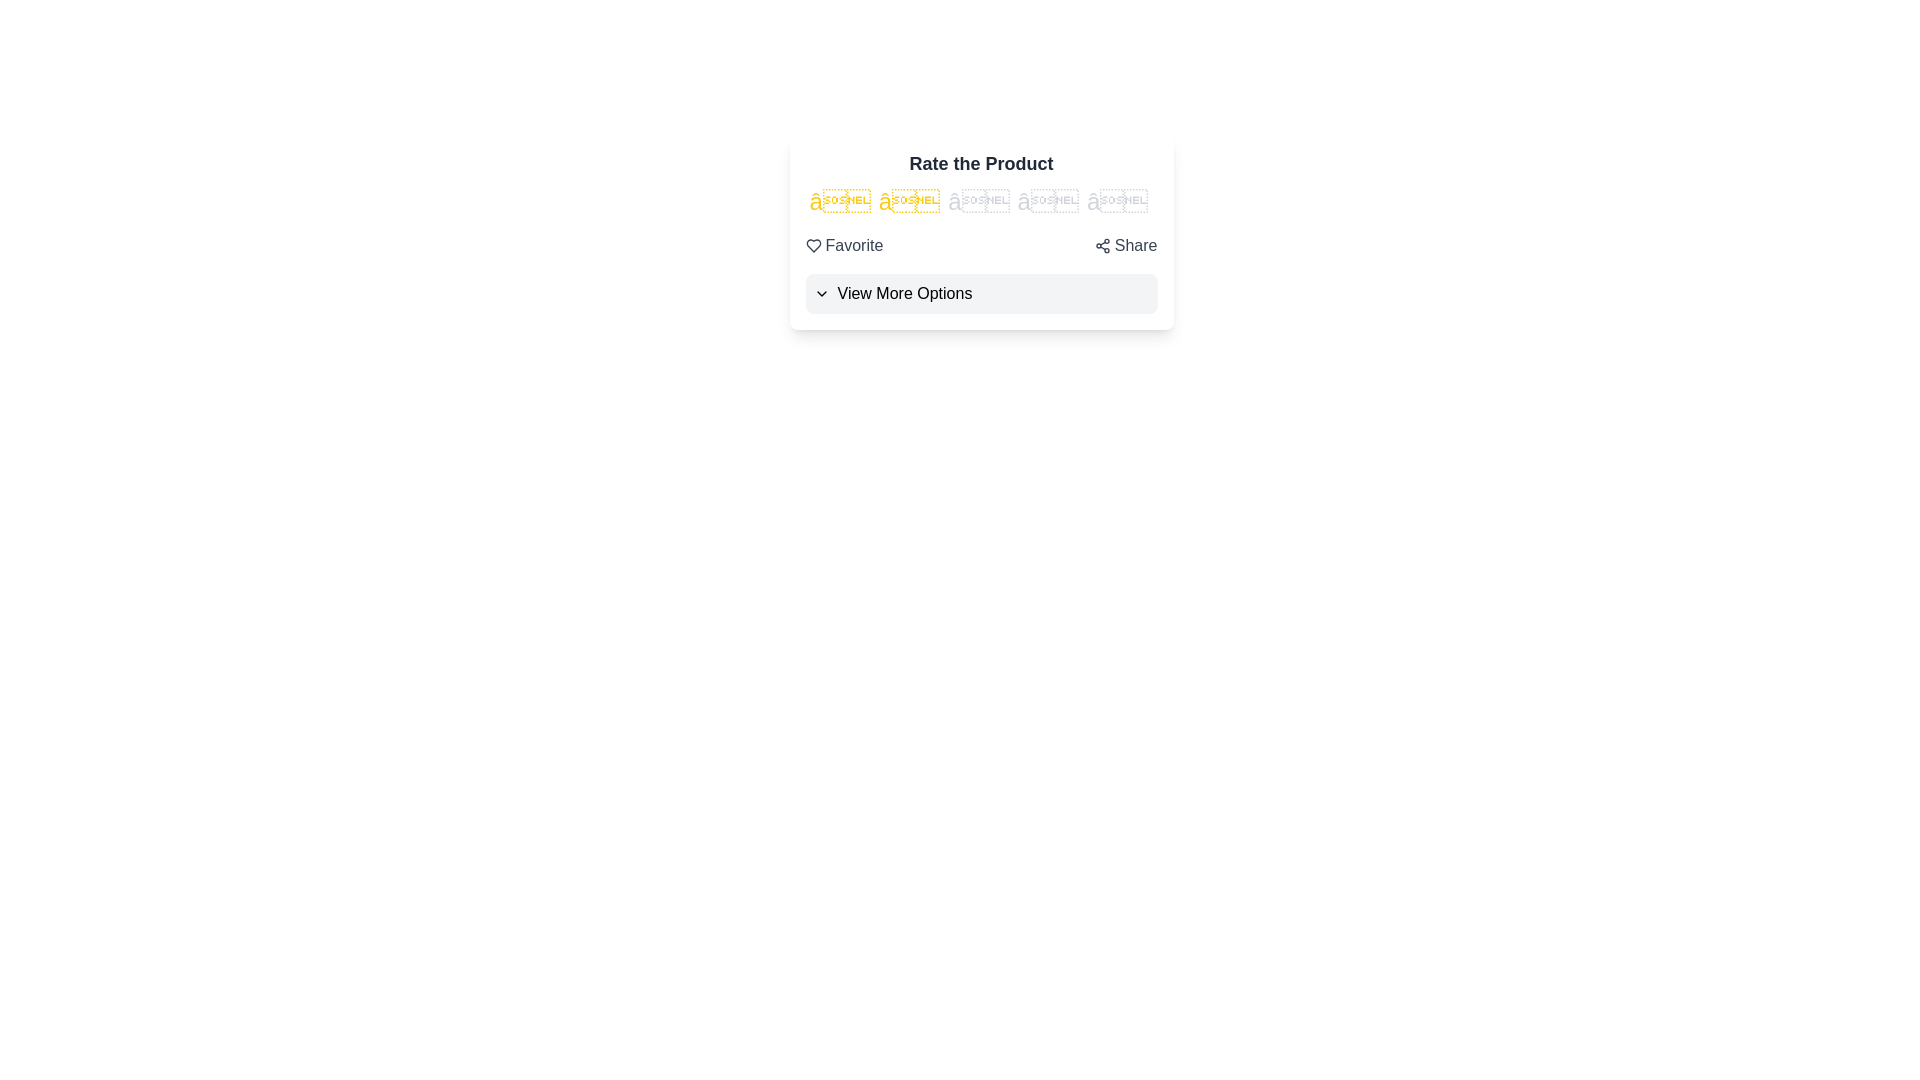  Describe the element at coordinates (908, 201) in the screenshot. I see `the rating to 2 stars by clicking on the corresponding star` at that location.